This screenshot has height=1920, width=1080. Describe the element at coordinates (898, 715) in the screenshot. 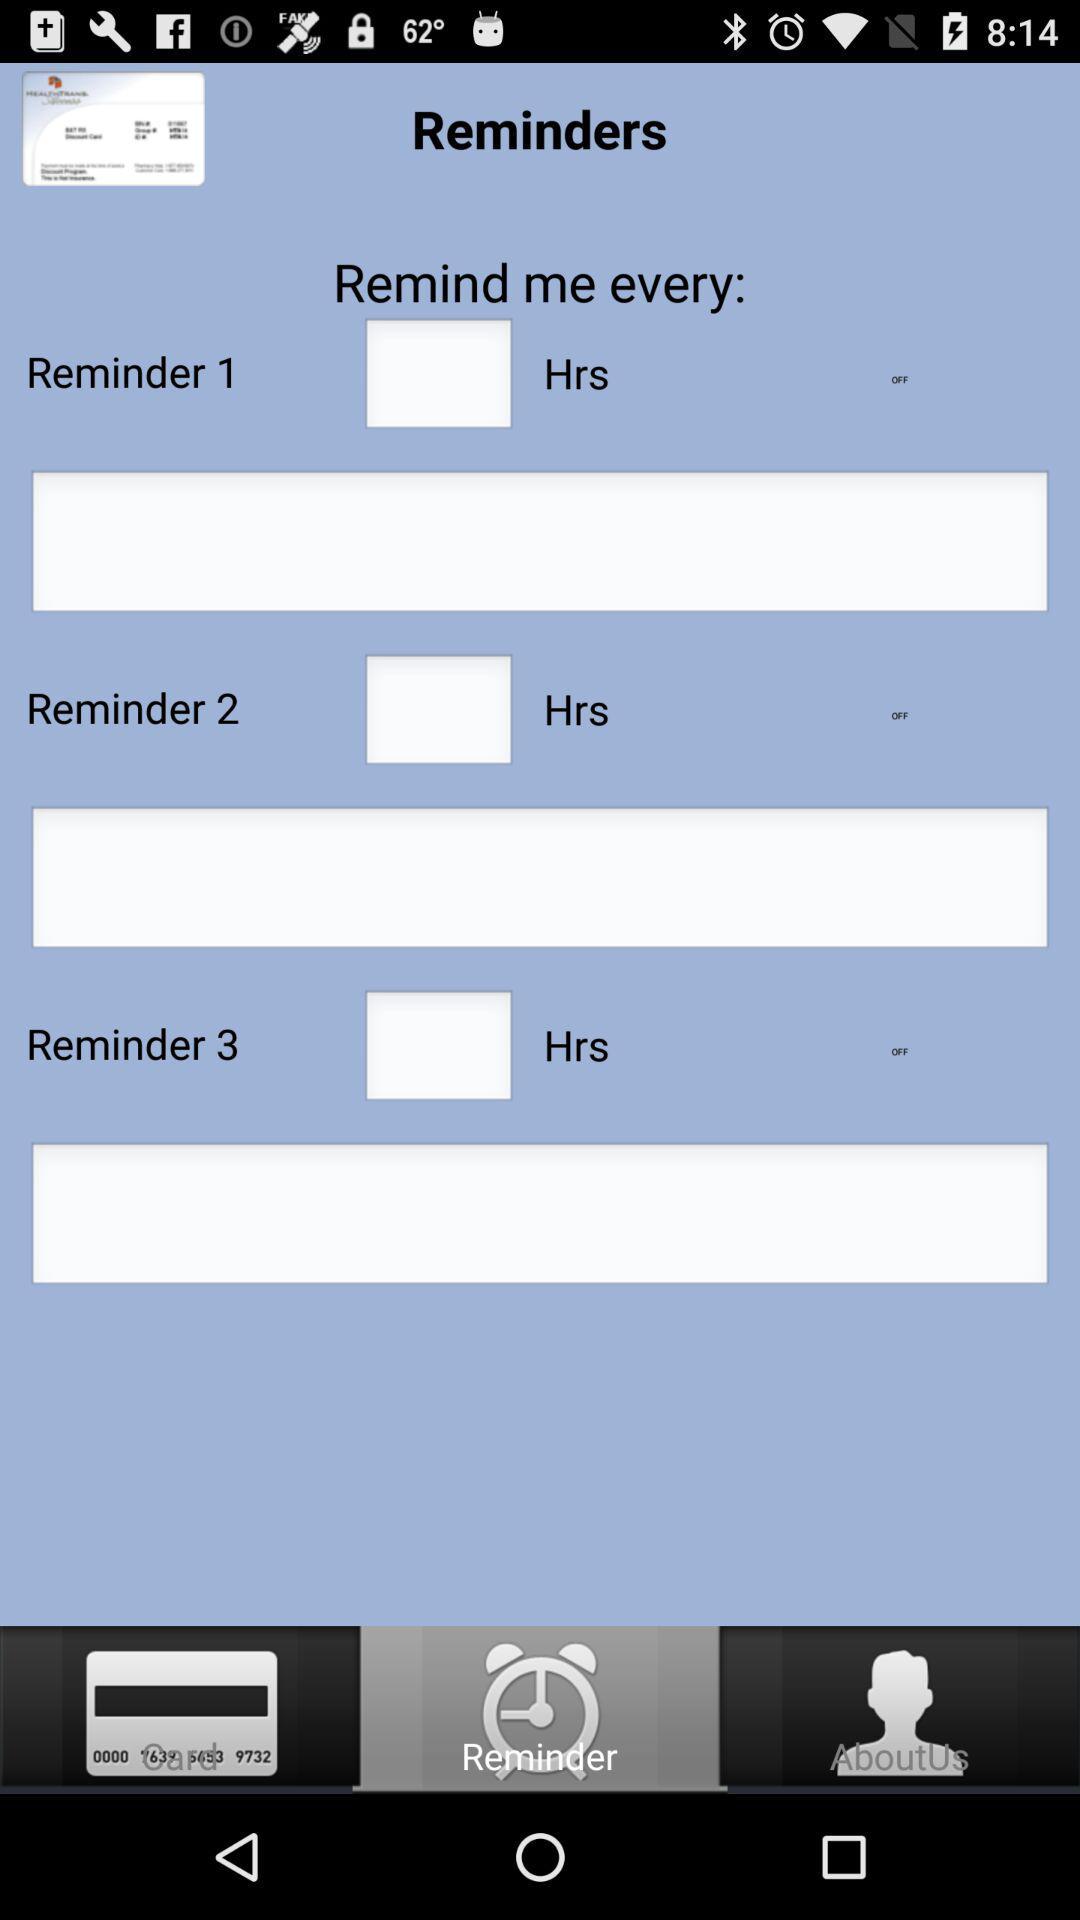

I see `open drop down` at that location.